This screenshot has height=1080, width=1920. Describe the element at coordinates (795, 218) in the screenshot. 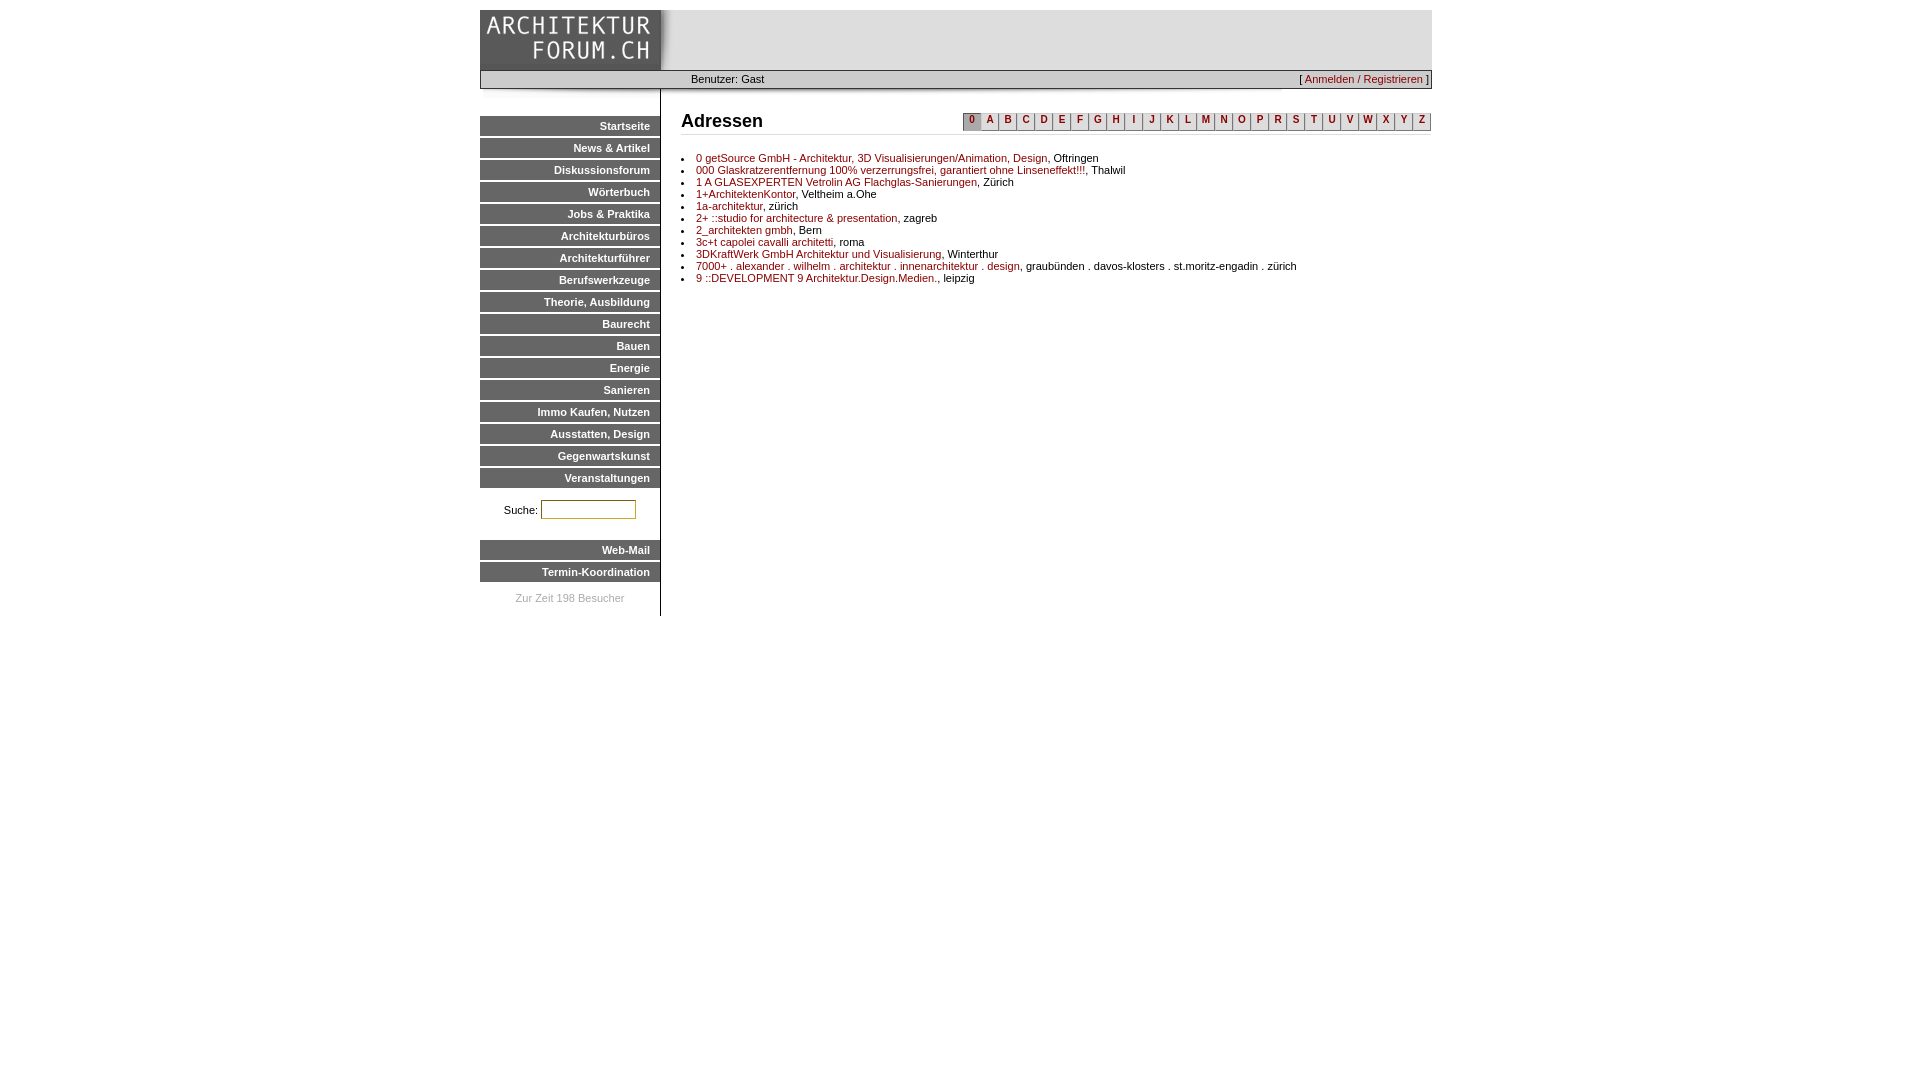

I see `'2+ ::studio for architecture & presentation'` at that location.